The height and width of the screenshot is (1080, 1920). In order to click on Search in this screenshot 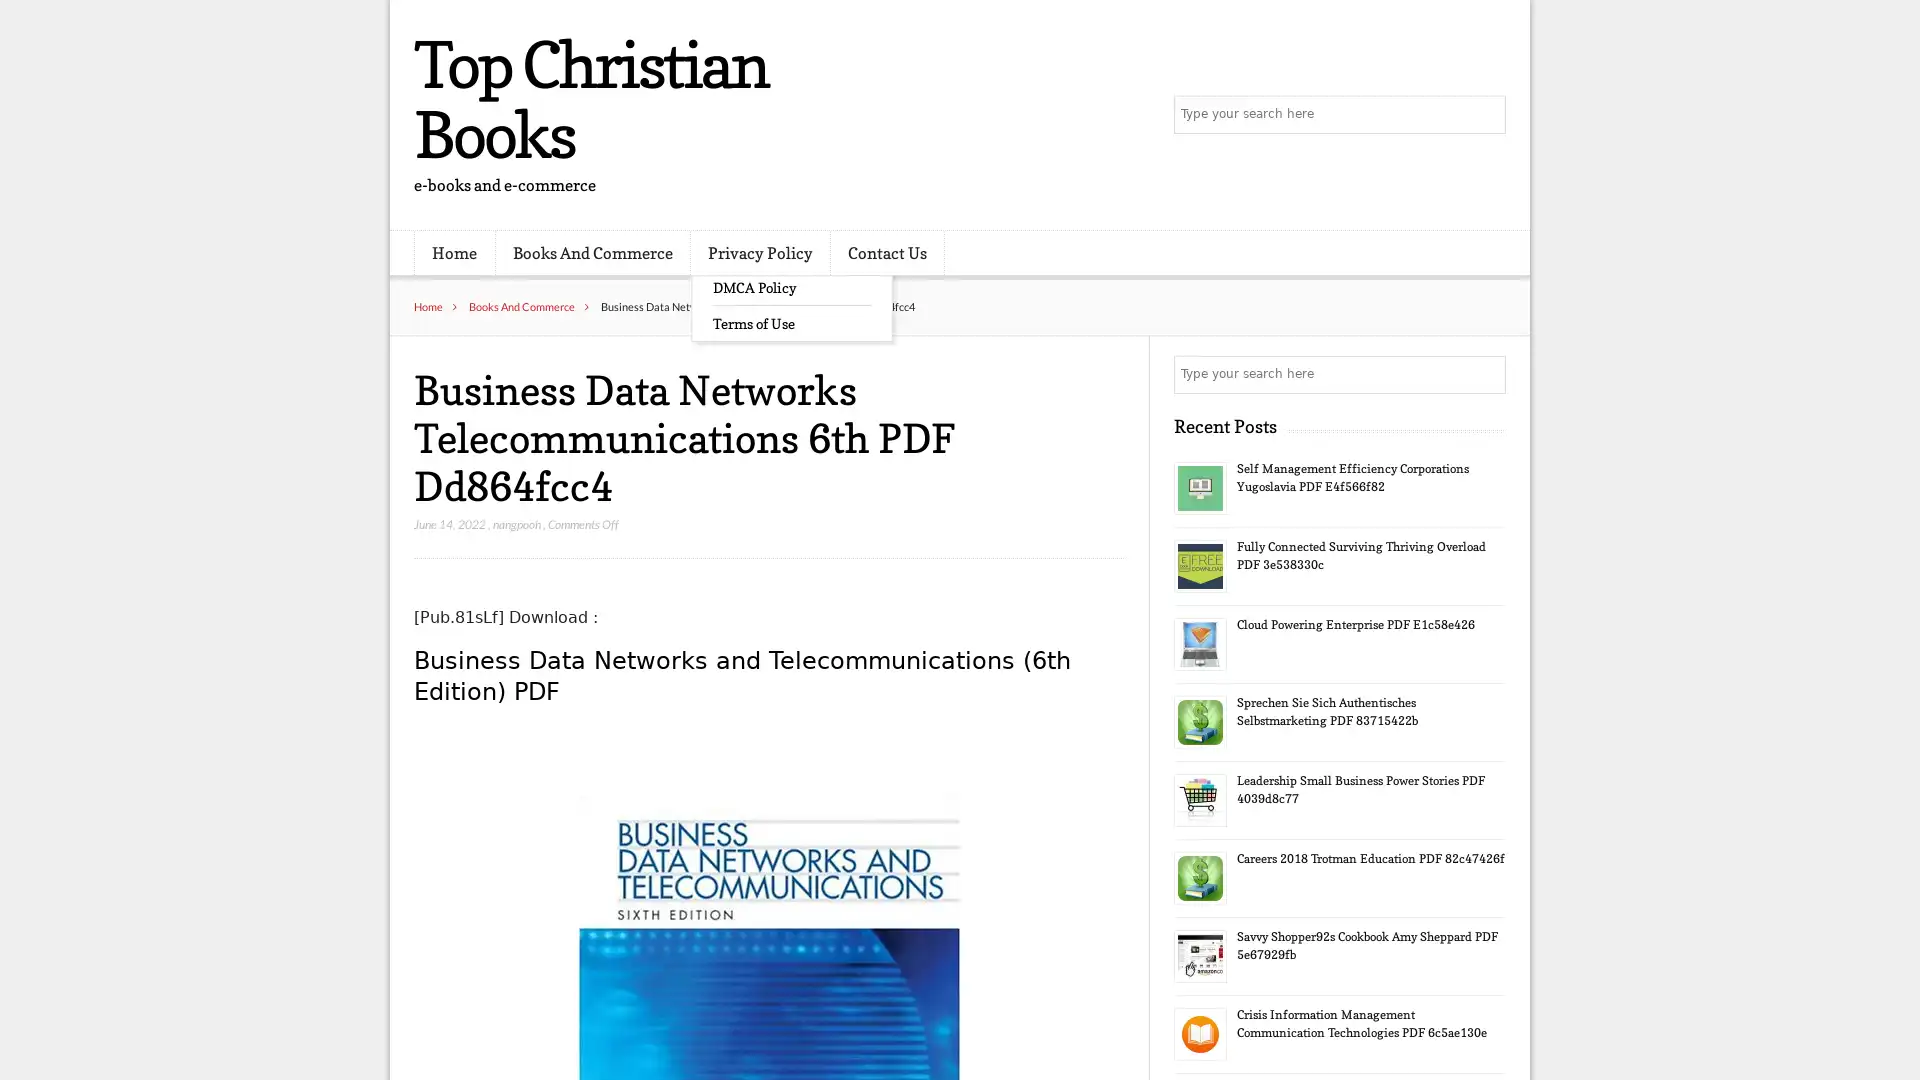, I will do `click(1485, 374)`.